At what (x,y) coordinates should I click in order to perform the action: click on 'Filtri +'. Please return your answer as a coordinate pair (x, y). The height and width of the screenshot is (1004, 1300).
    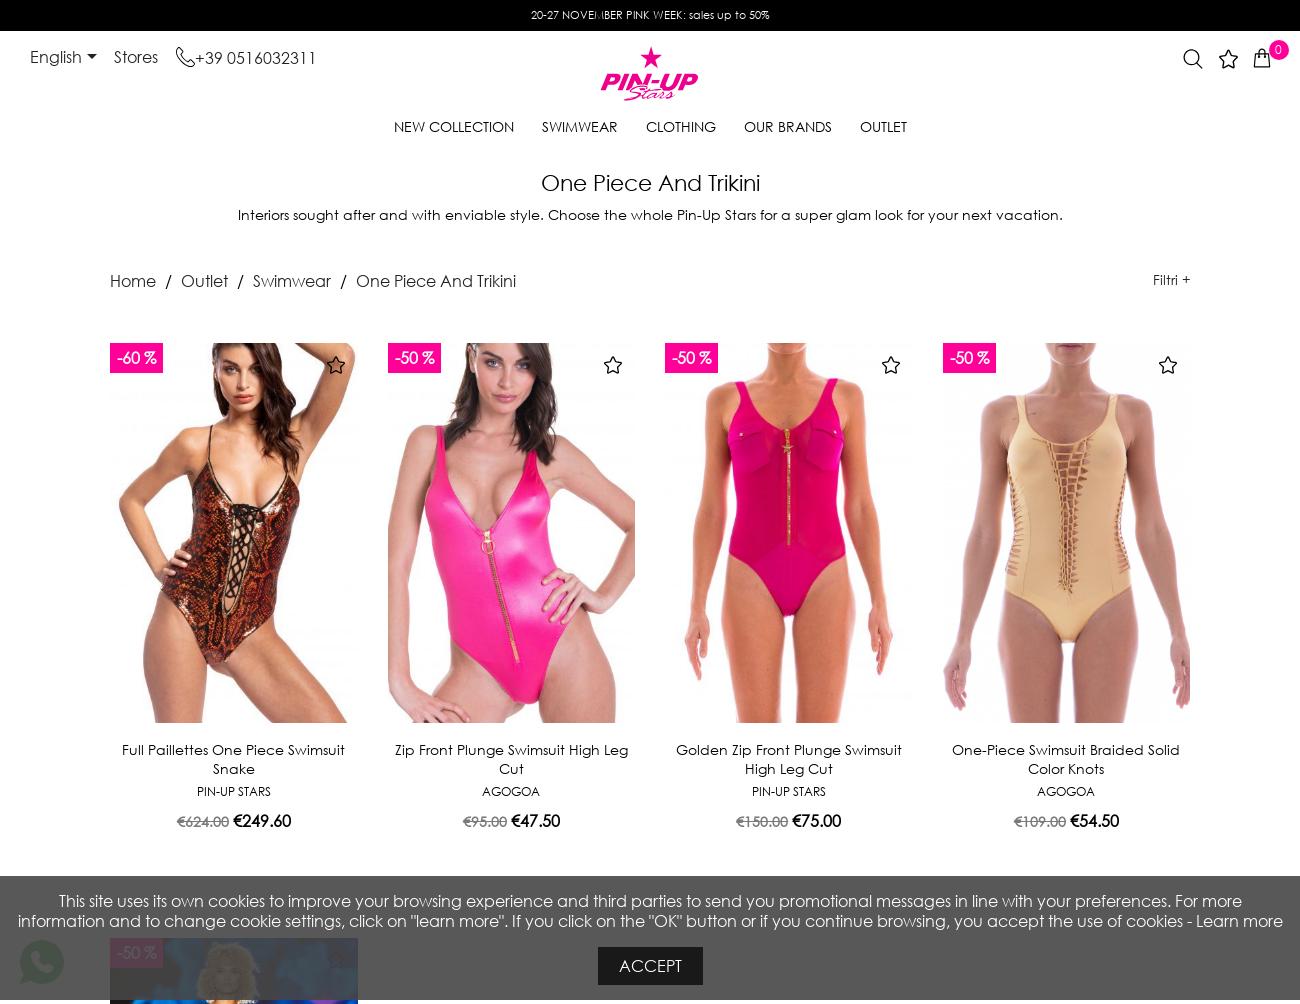
    Looking at the image, I should click on (1152, 279).